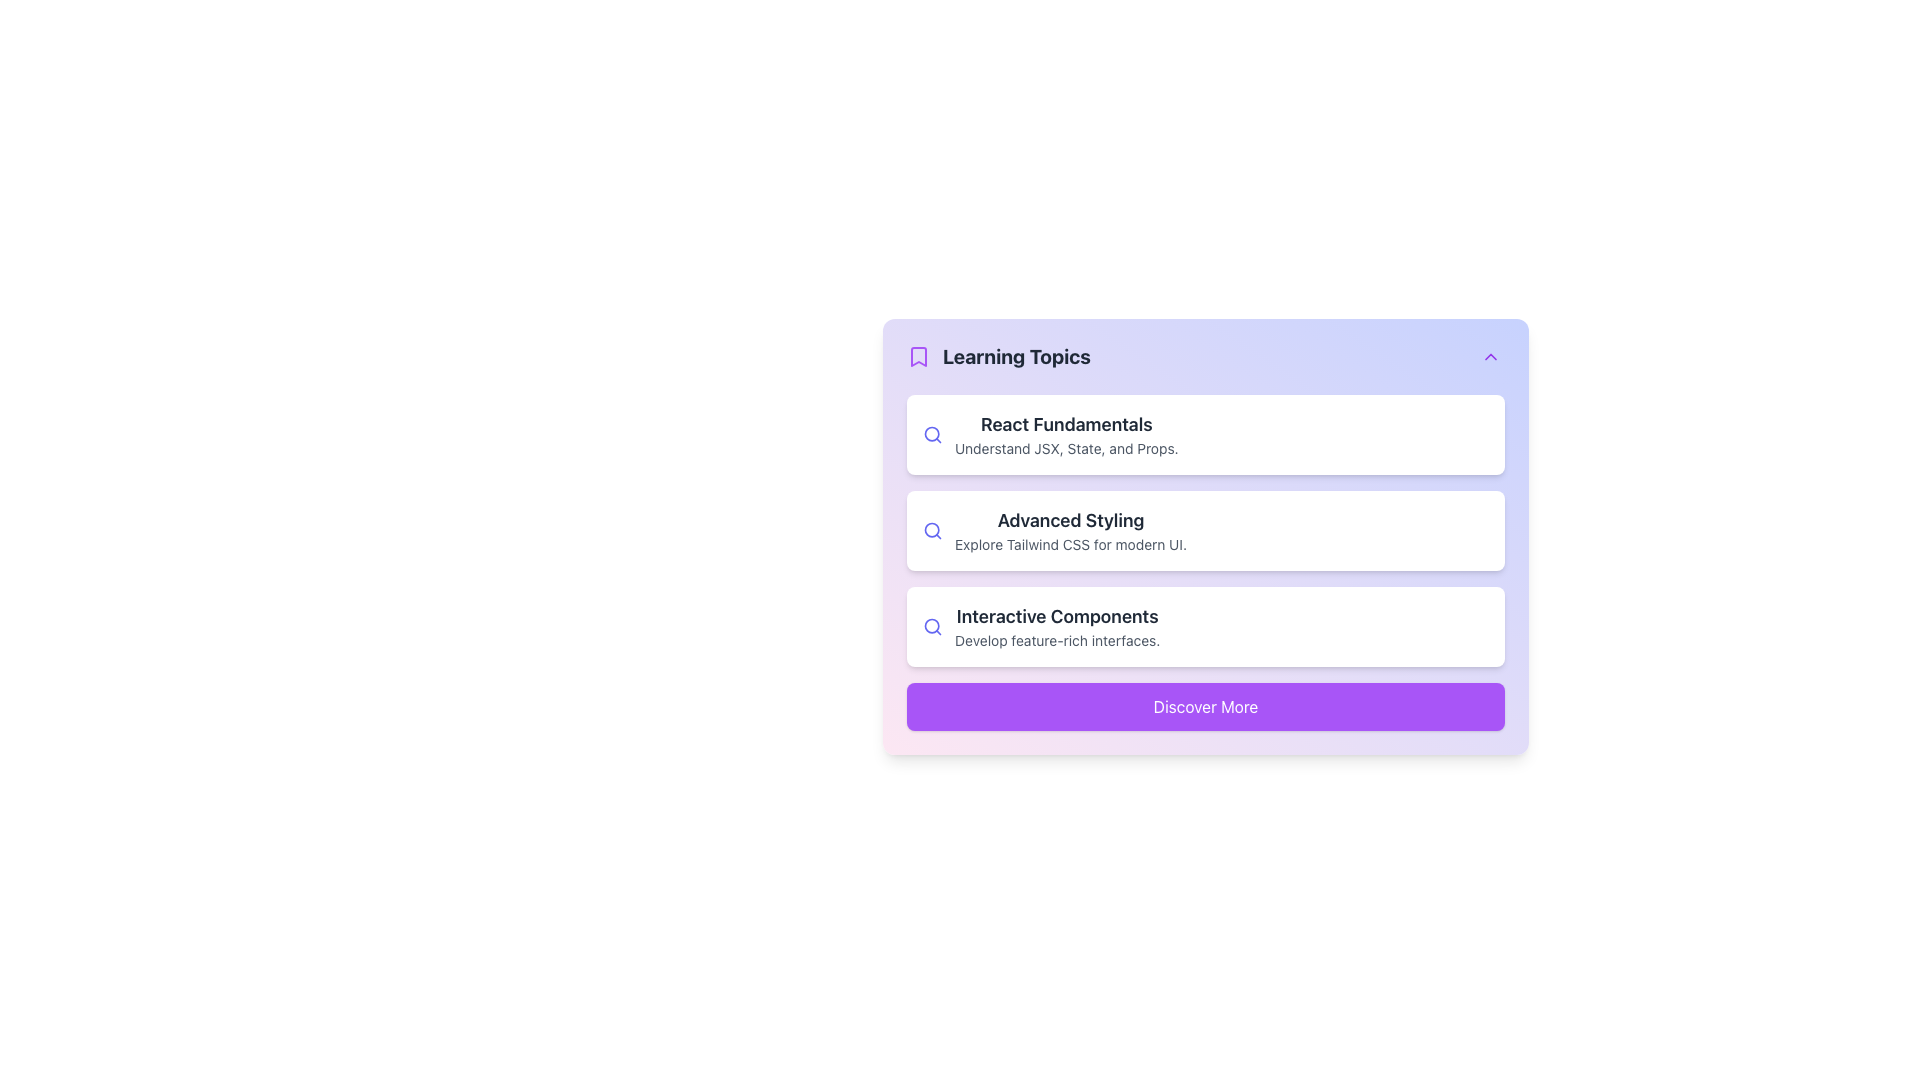 The height and width of the screenshot is (1080, 1920). What do you see at coordinates (917, 356) in the screenshot?
I see `the bookmark icon that indicates the 'Learning Topics' section, located at the top left before the text 'Learning Topics'` at bounding box center [917, 356].